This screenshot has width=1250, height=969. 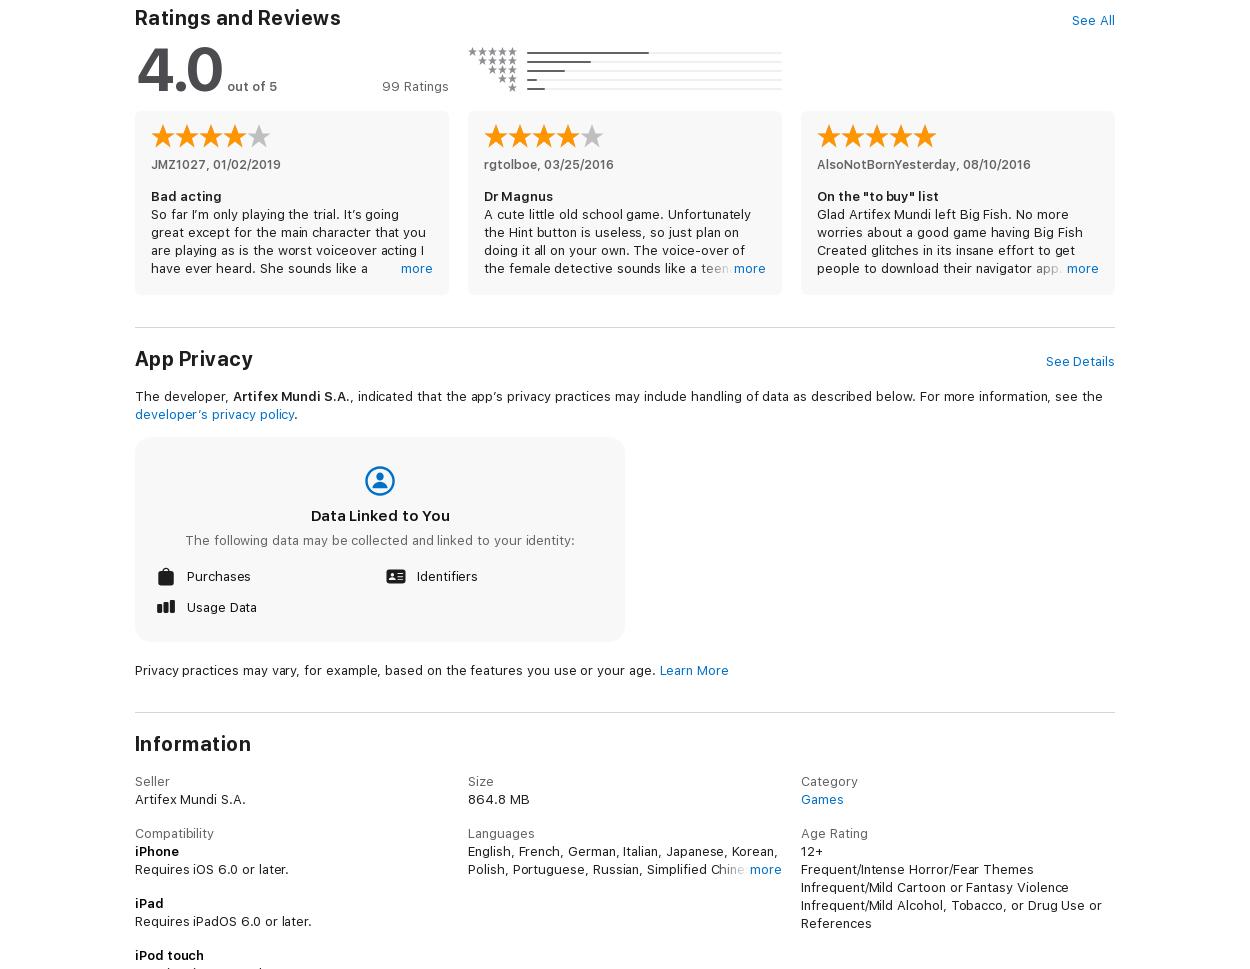 I want to click on 'Queen's Quest 2: Stories of Forgotten Past', so click(x=268, y=246).